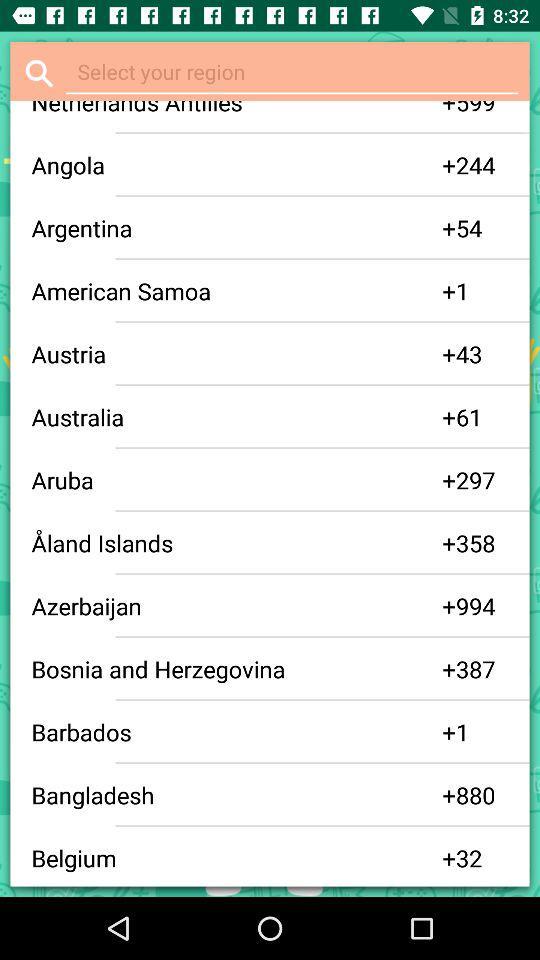 This screenshot has height=960, width=540. Describe the element at coordinates (237, 480) in the screenshot. I see `icon to the left of the + item` at that location.